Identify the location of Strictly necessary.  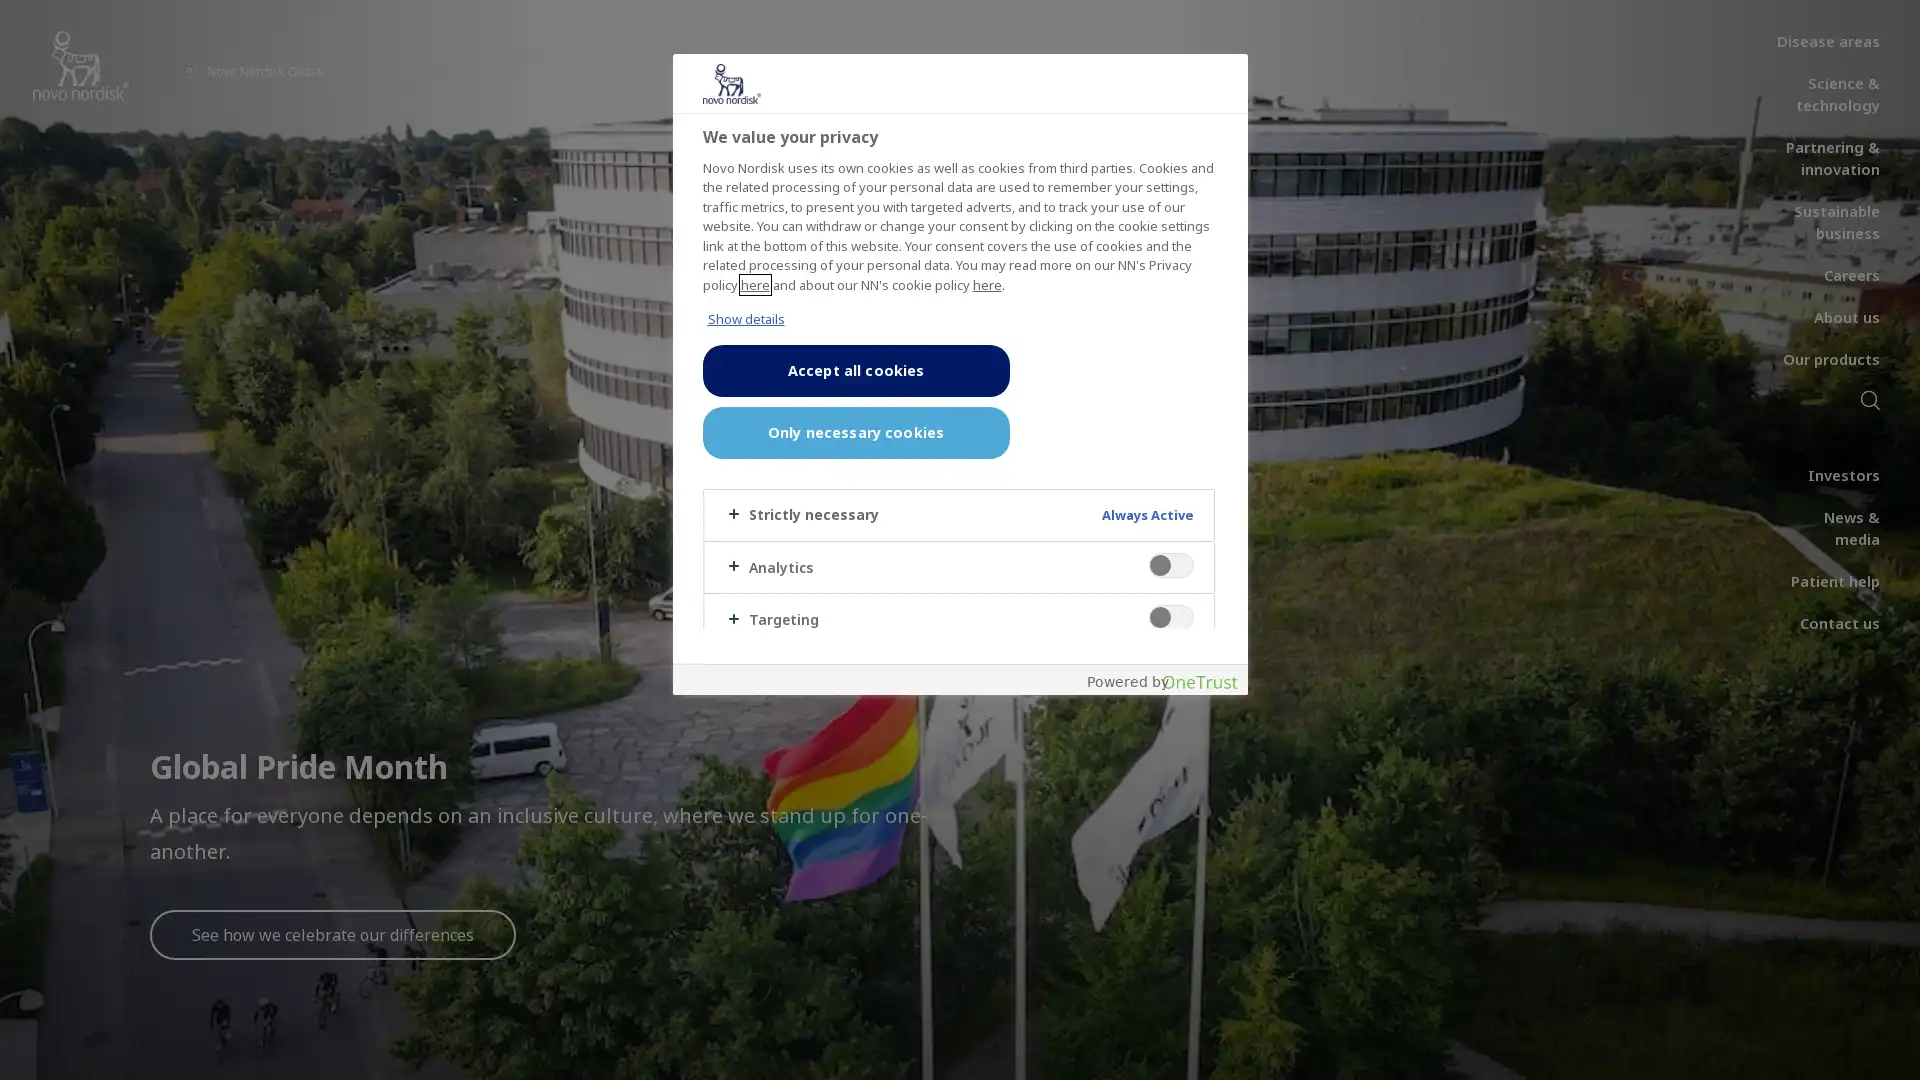
(957, 513).